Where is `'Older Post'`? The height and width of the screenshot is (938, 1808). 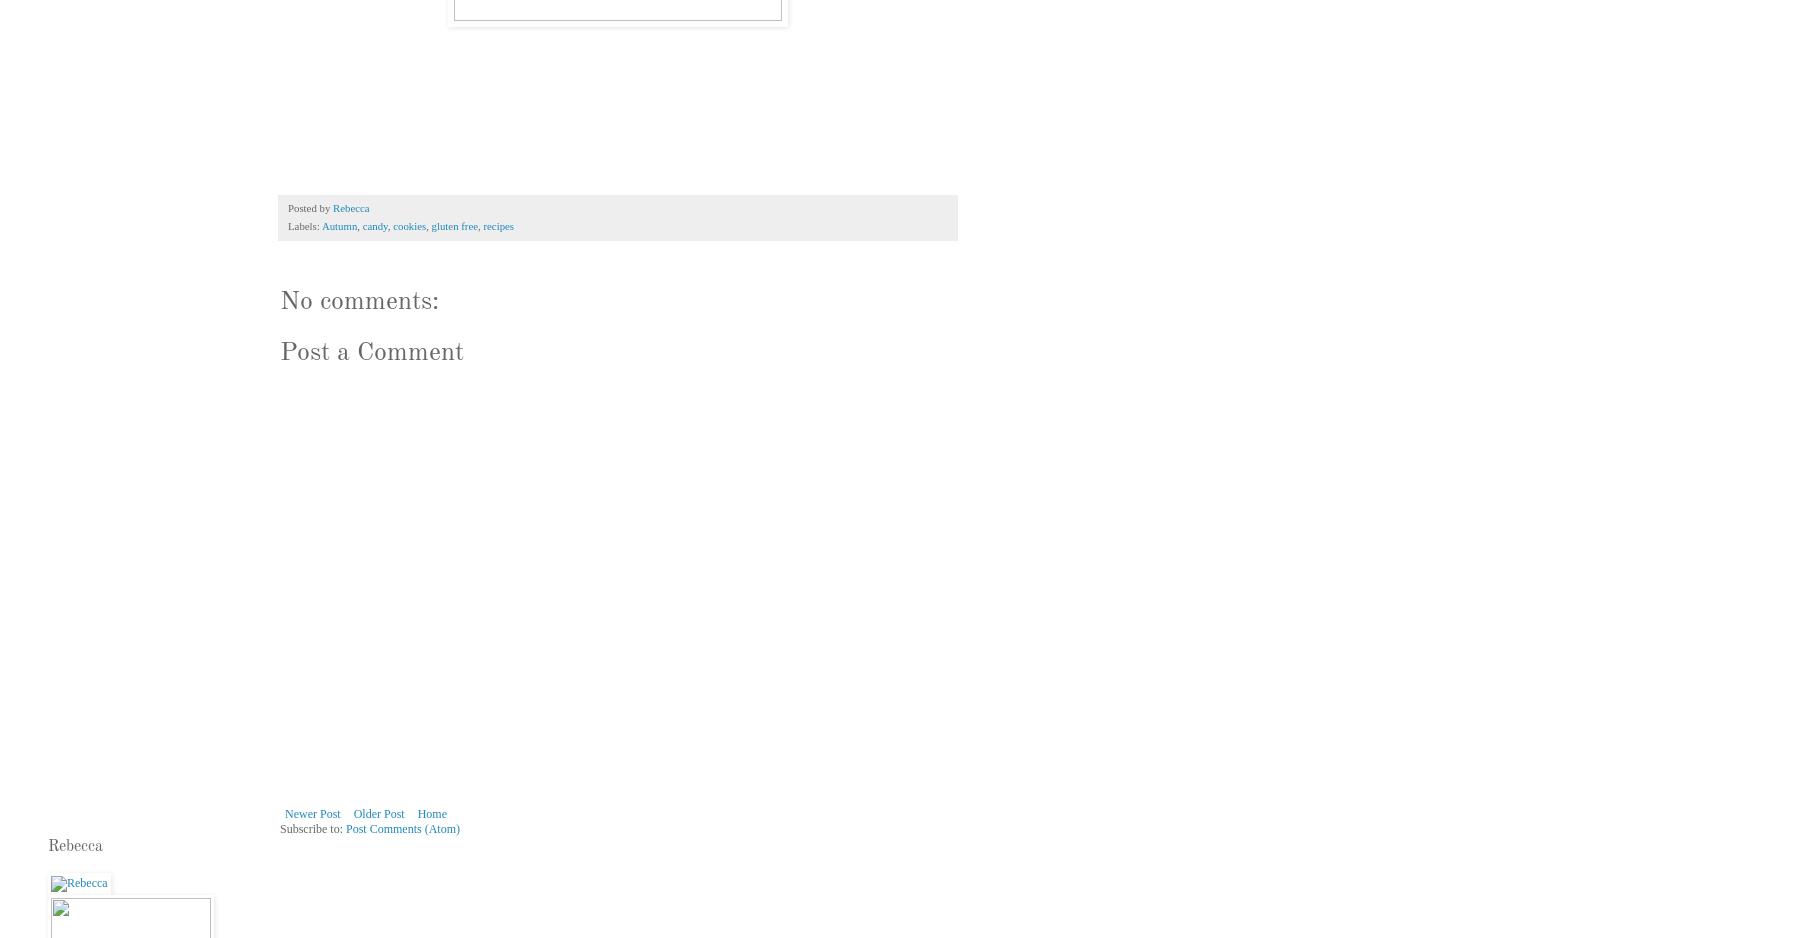
'Older Post' is located at coordinates (377, 813).